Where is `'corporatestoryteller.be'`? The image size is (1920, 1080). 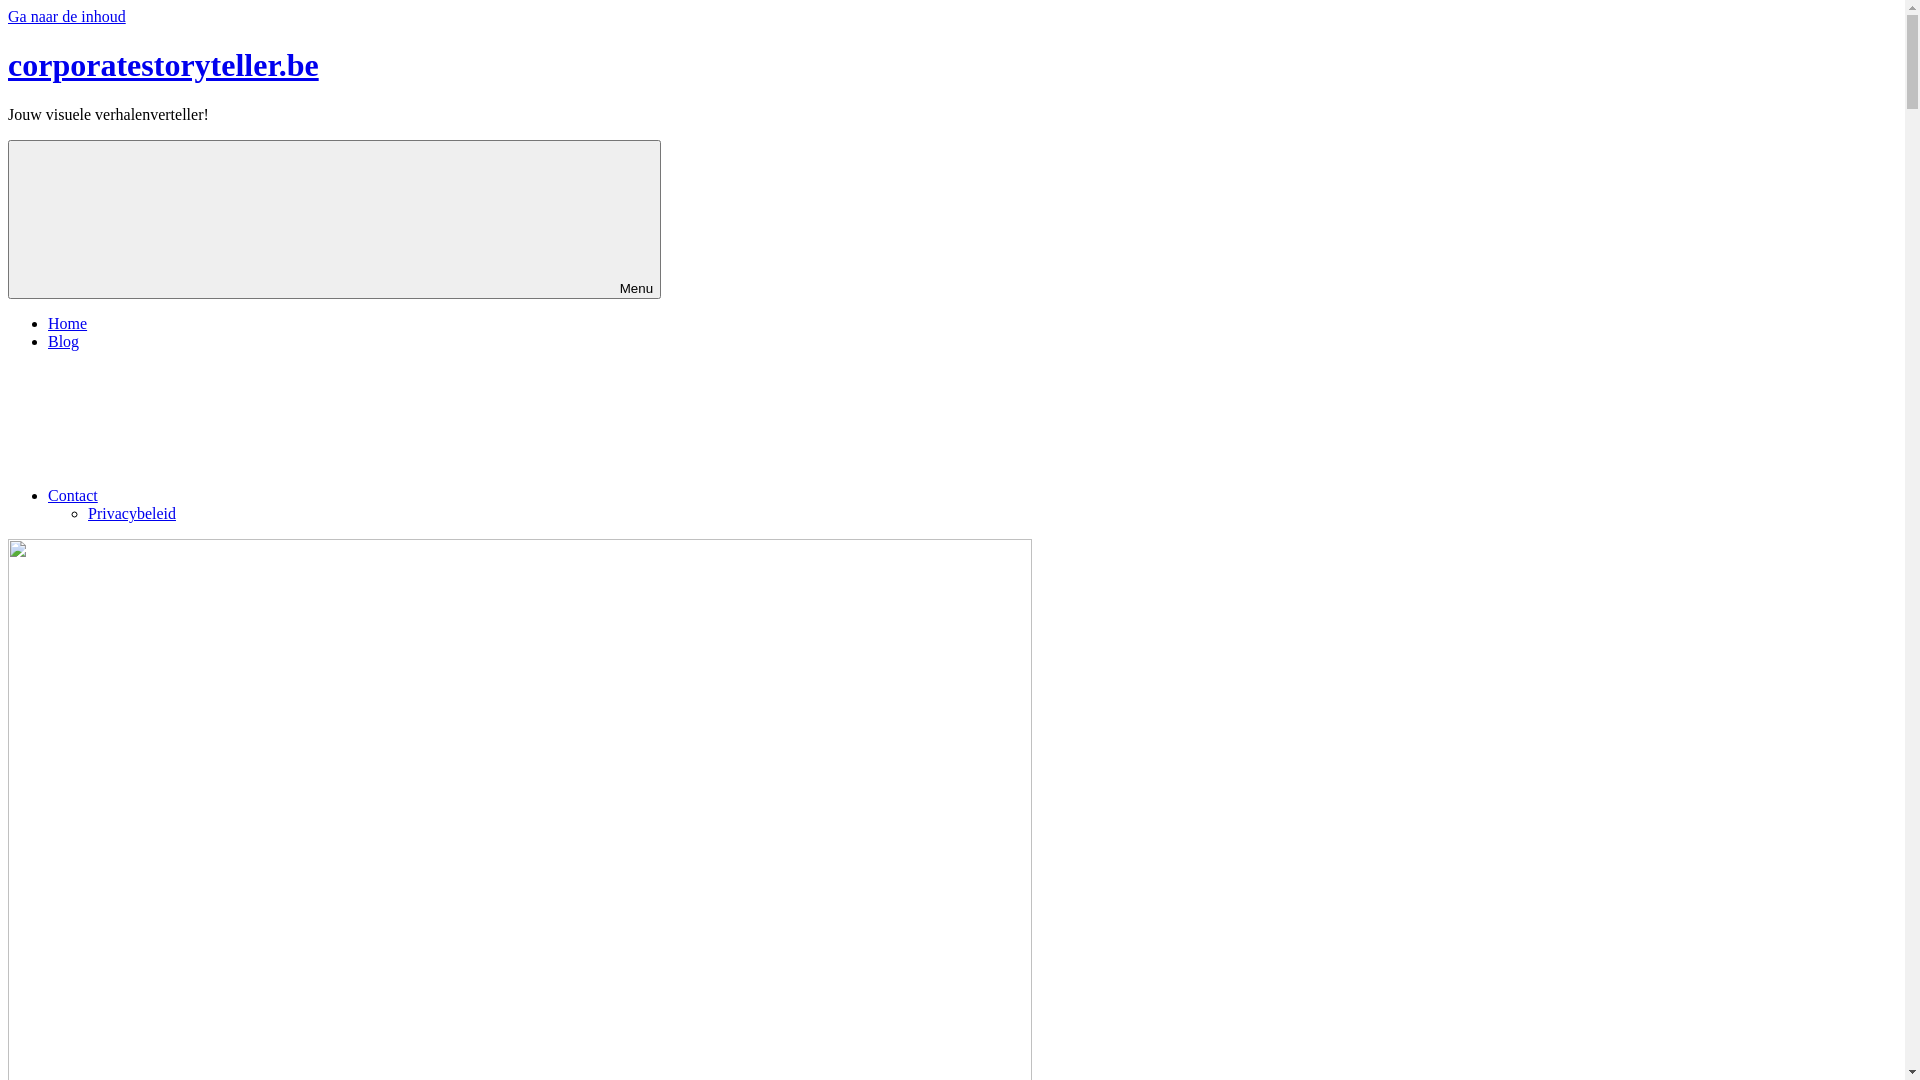
'corporatestoryteller.be' is located at coordinates (163, 64).